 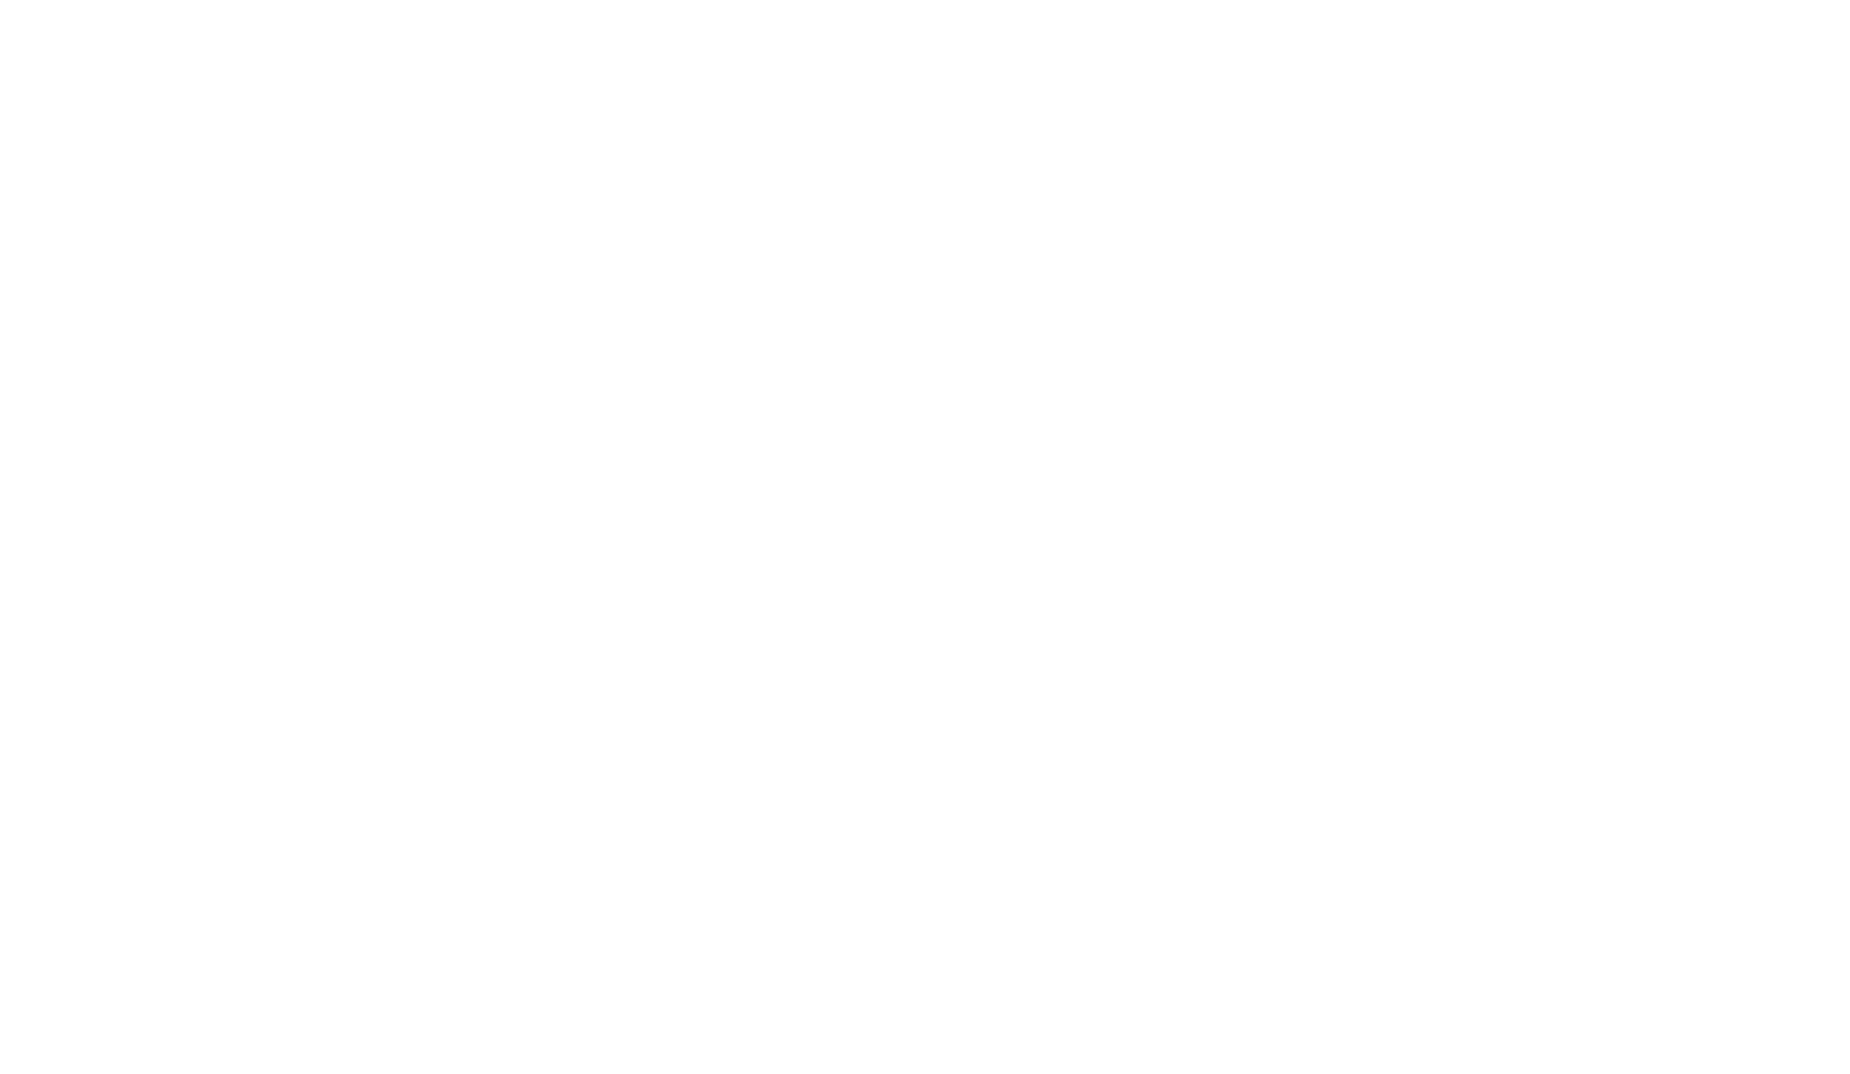 I want to click on 'Spotted par Roxanne', so click(x=923, y=227).